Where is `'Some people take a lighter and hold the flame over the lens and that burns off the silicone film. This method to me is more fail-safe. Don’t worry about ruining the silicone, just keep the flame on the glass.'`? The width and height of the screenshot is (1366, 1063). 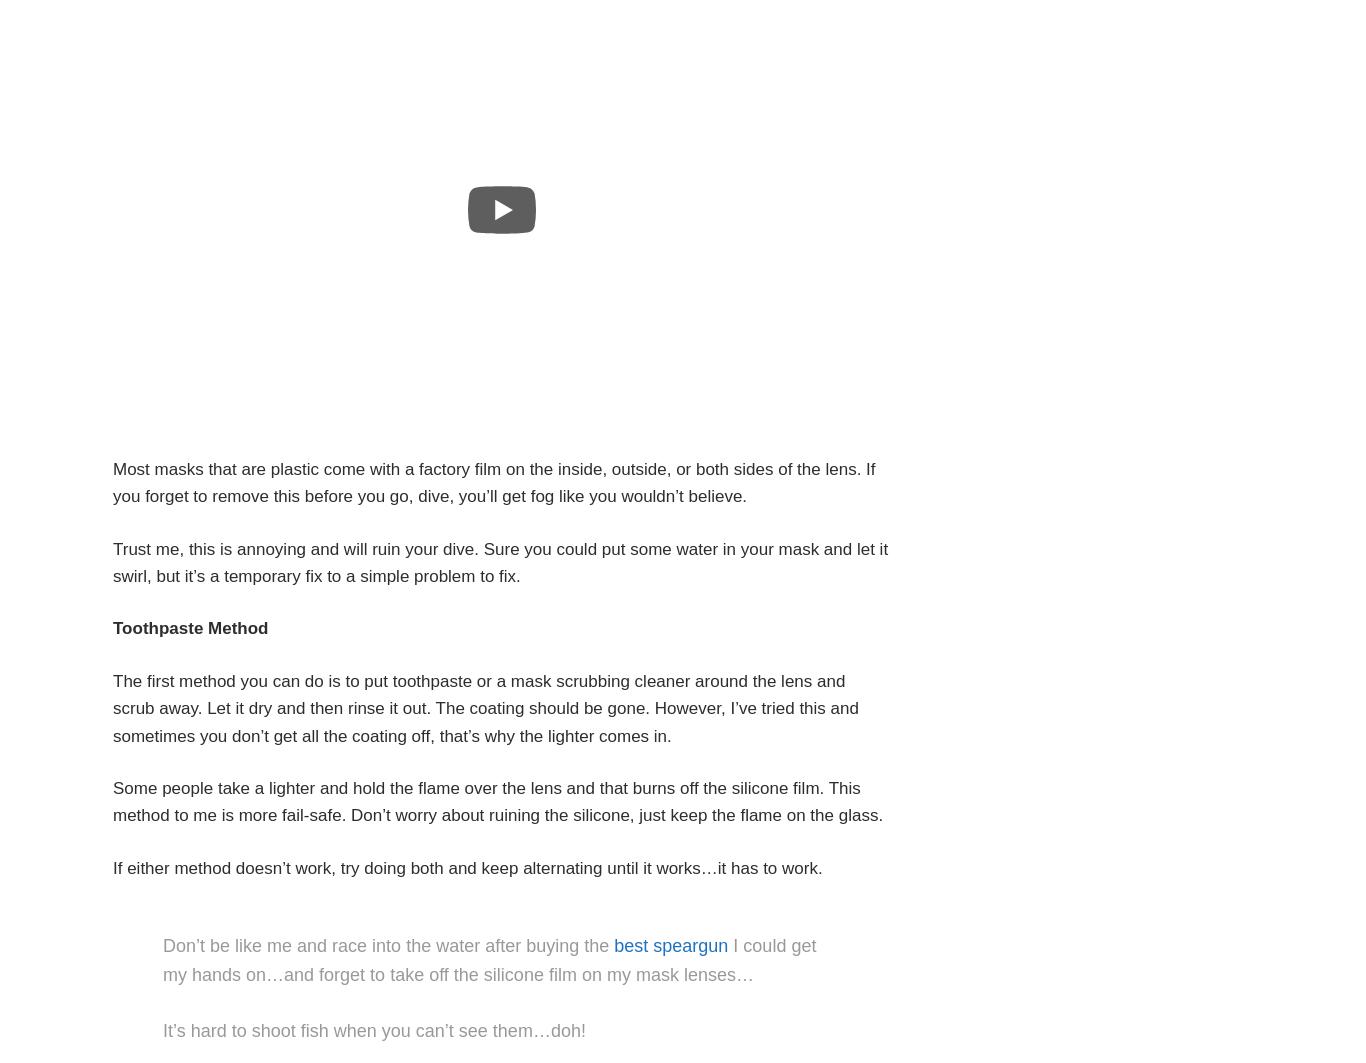 'Some people take a lighter and hold the flame over the lens and that burns off the silicone film. This method to me is more fail-safe. Don’t worry about ruining the silicone, just keep the flame on the glass.' is located at coordinates (498, 801).